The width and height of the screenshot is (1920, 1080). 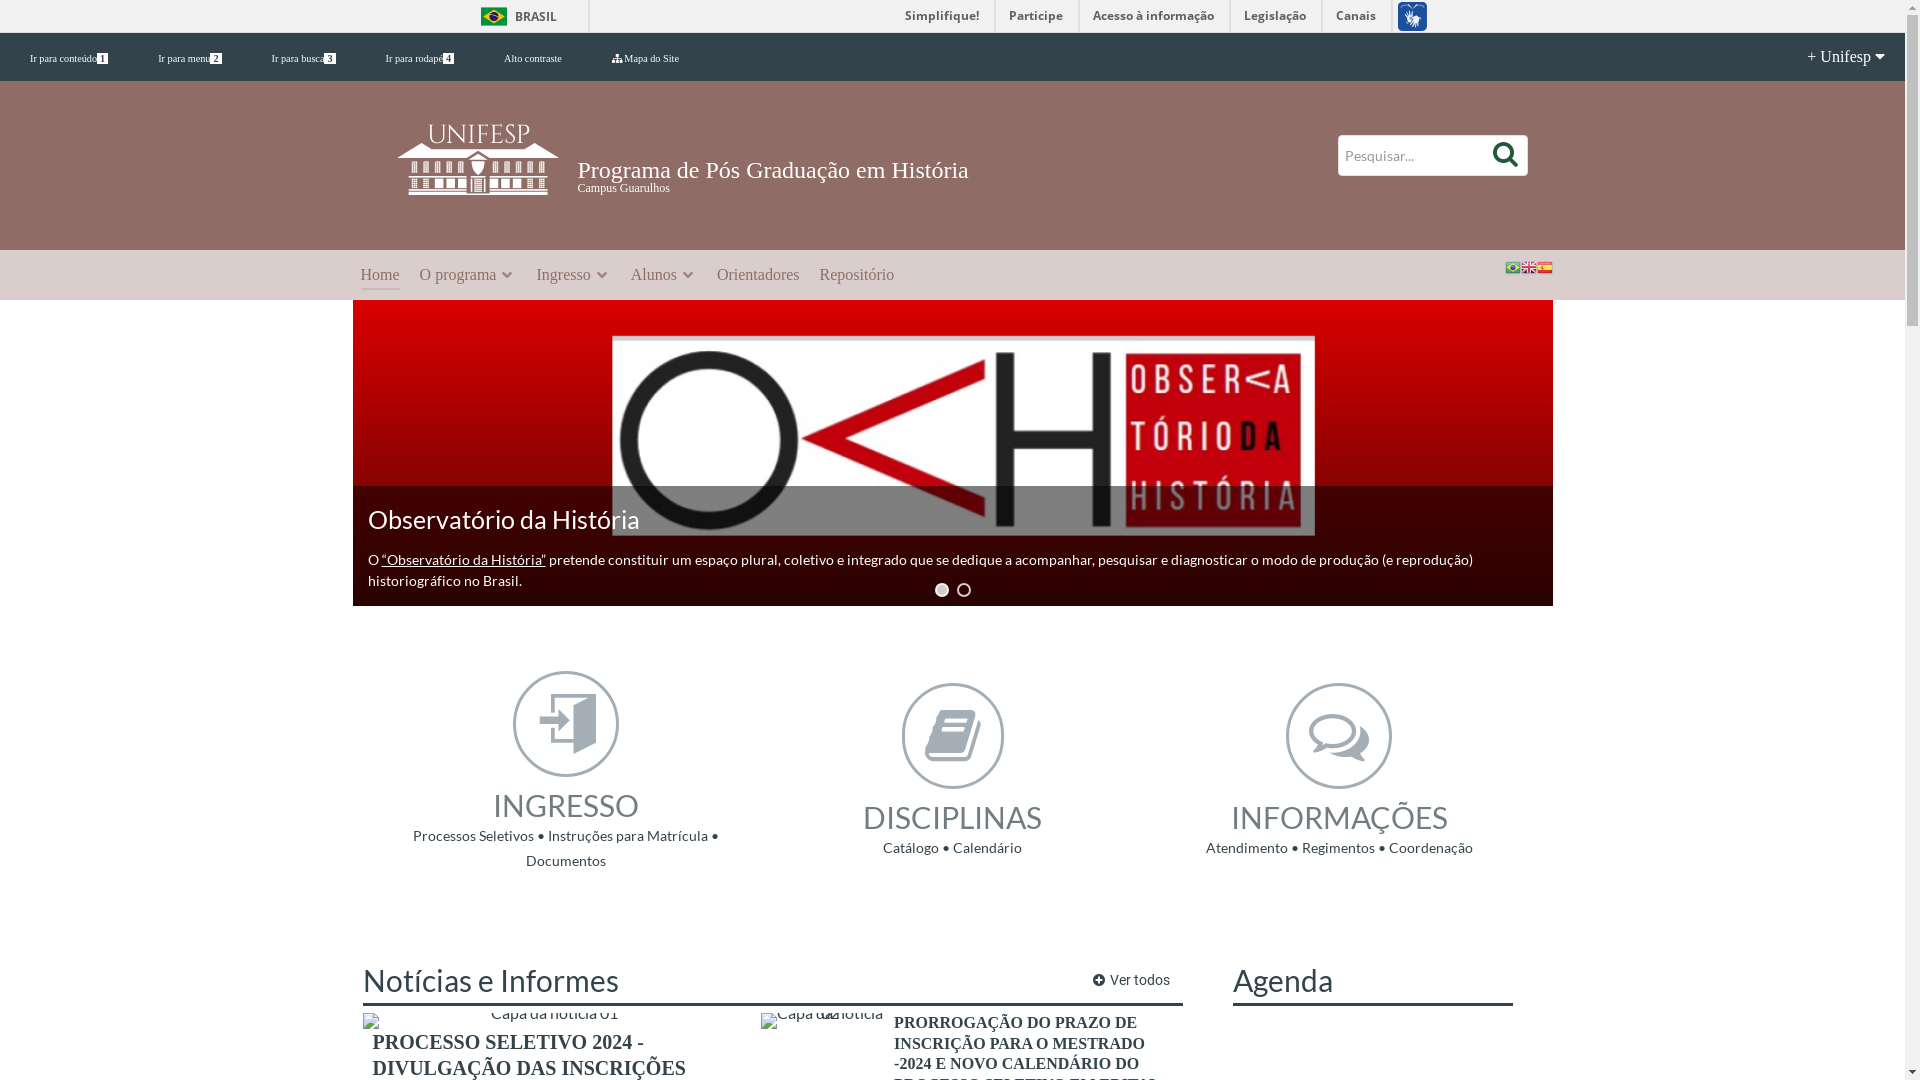 What do you see at coordinates (757, 276) in the screenshot?
I see `'Orientadores'` at bounding box center [757, 276].